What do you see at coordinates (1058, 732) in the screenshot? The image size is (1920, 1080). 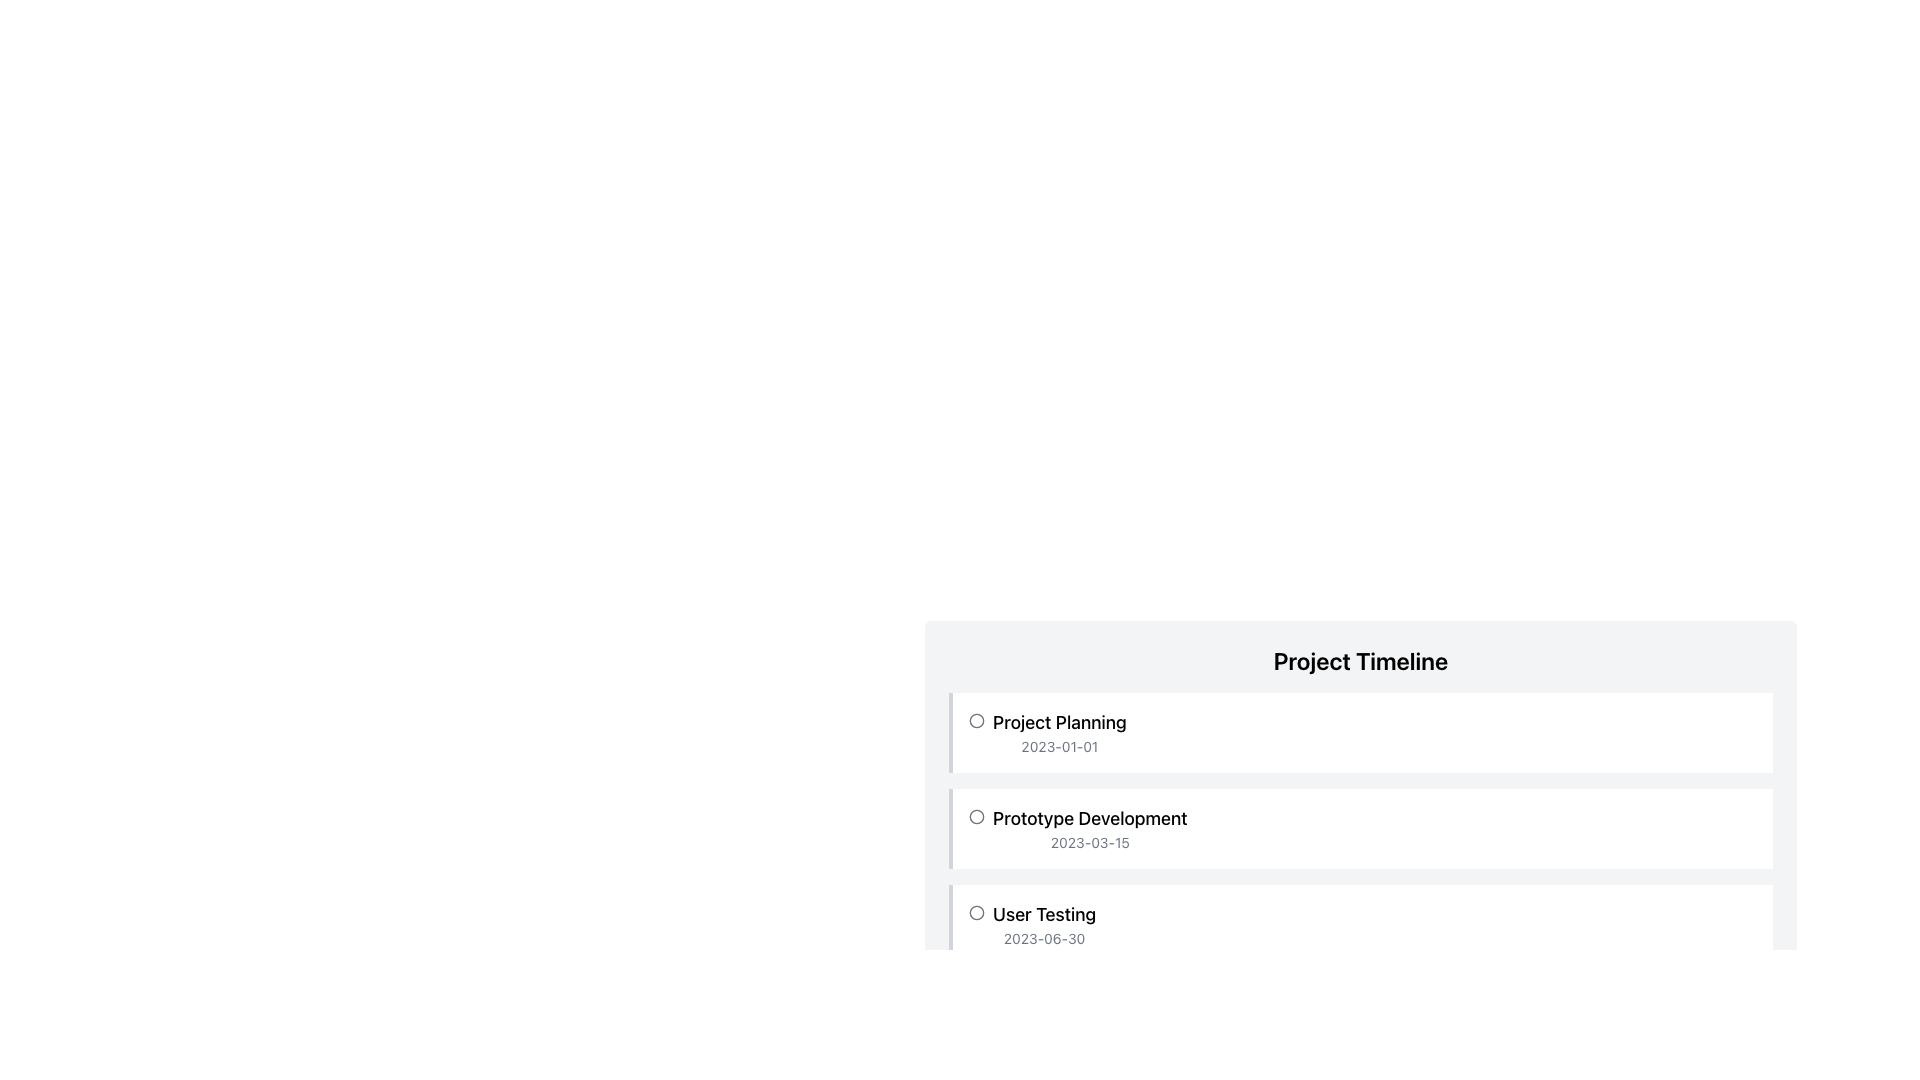 I see `project name and date displayed in the uppermost list entry under the heading 'Project Timeline'` at bounding box center [1058, 732].